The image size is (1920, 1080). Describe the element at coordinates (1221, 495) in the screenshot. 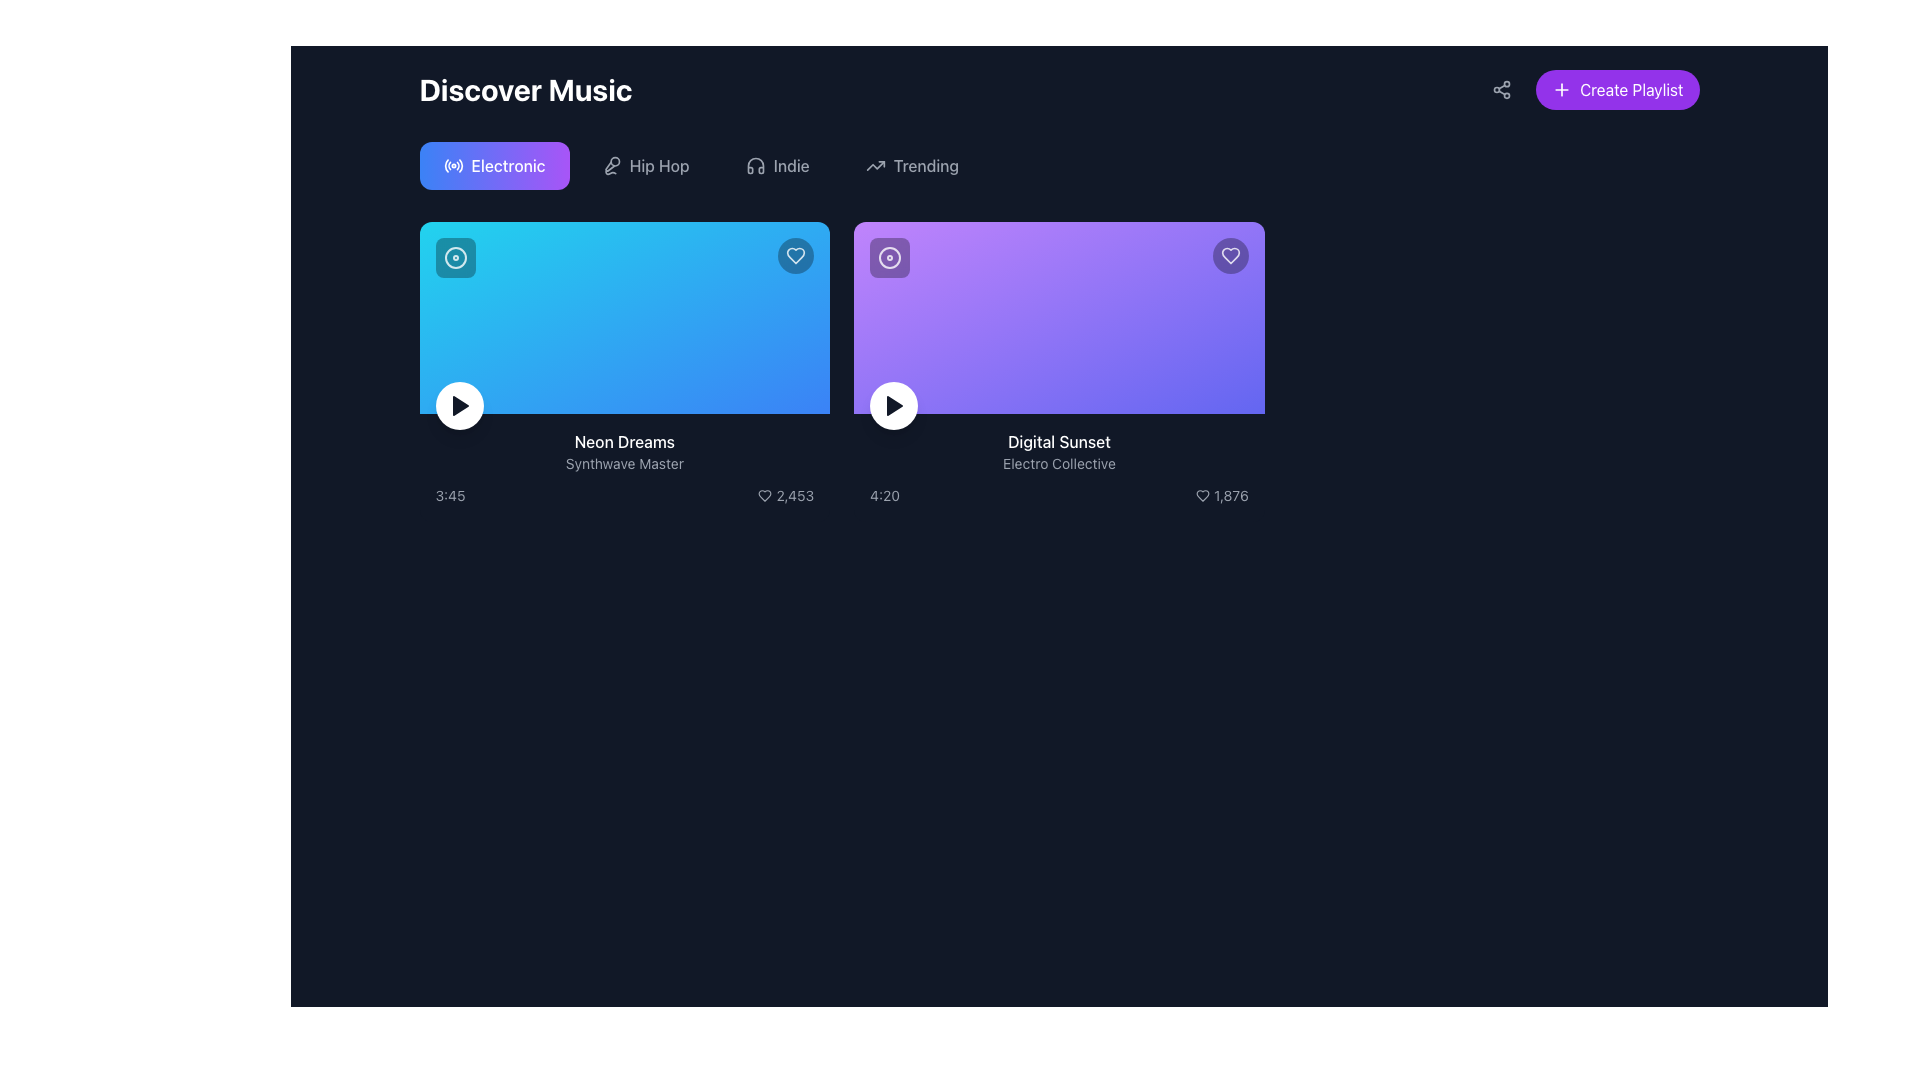

I see `the heart icon in the like counter located at the bottom-right corner of the 'Digital Sunset' card, which shows a count of '1,876'` at that location.